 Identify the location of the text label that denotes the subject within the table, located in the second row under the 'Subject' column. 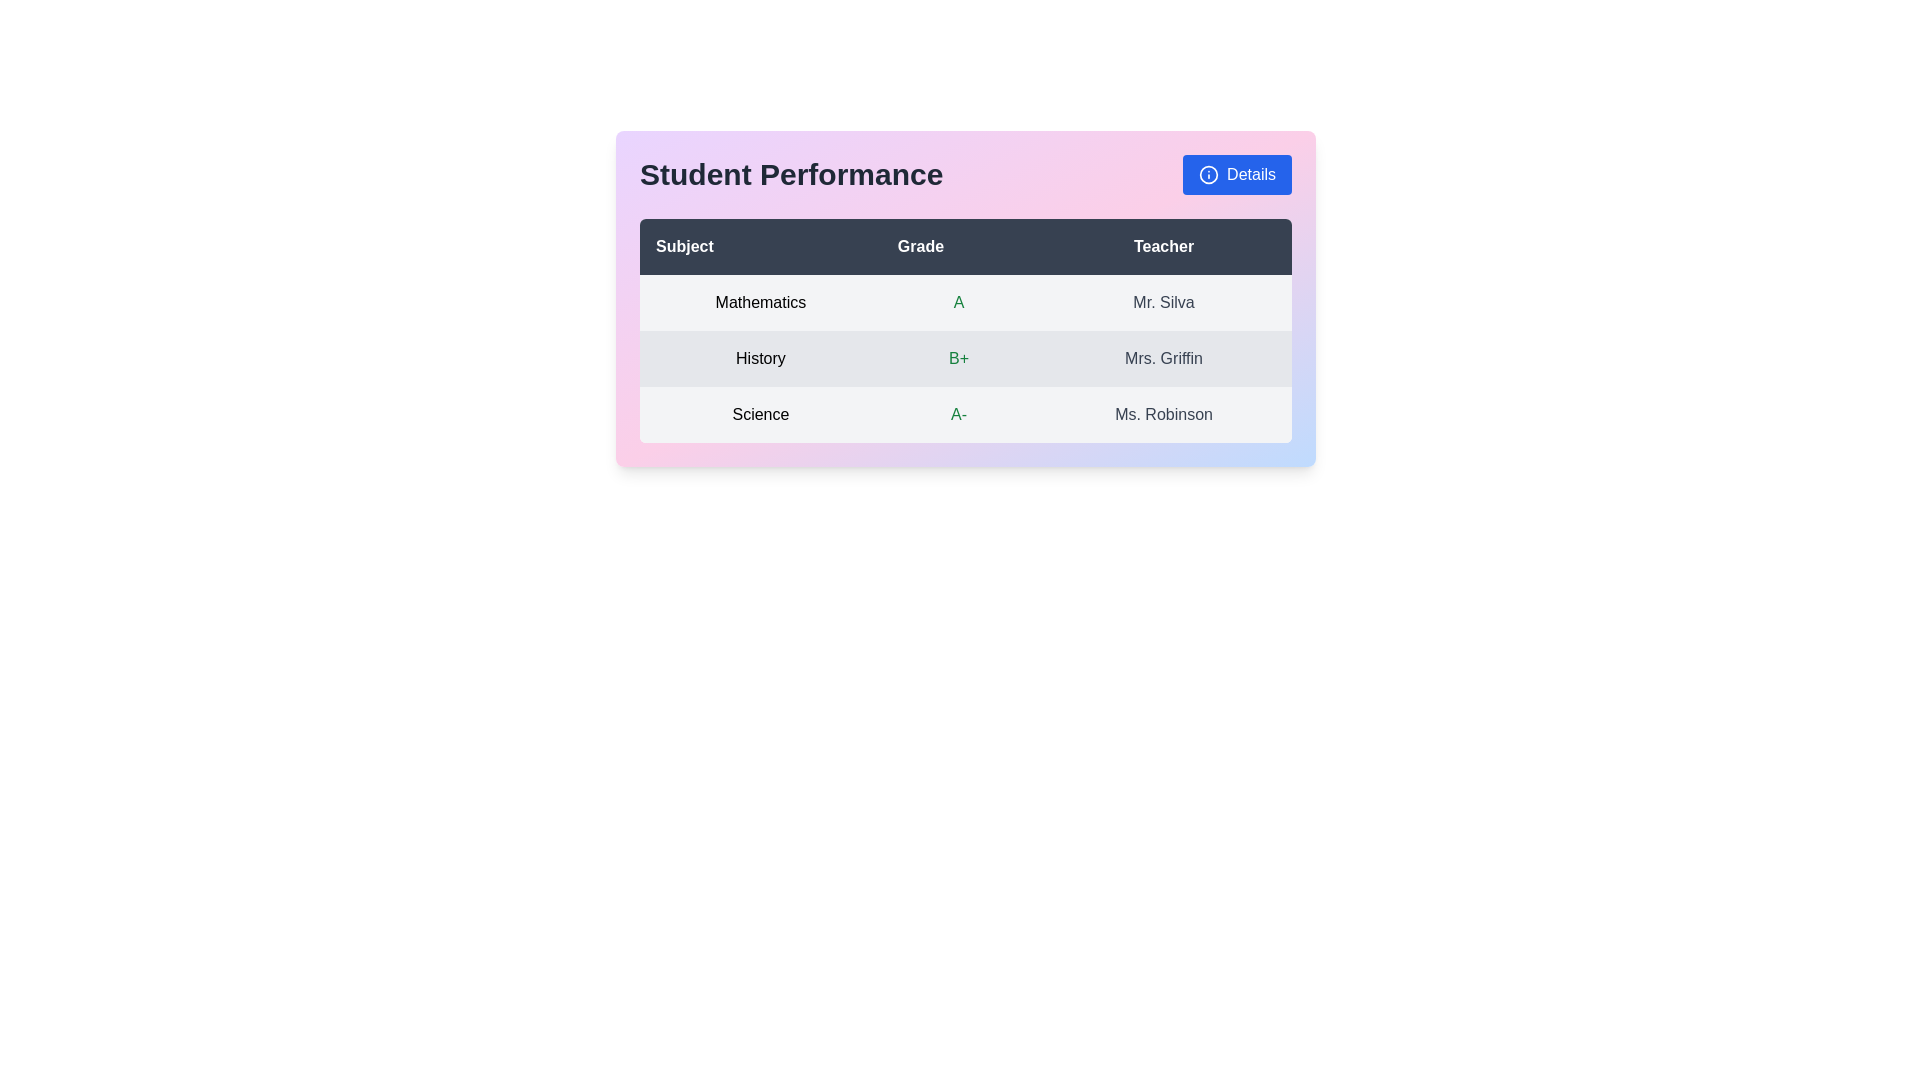
(759, 357).